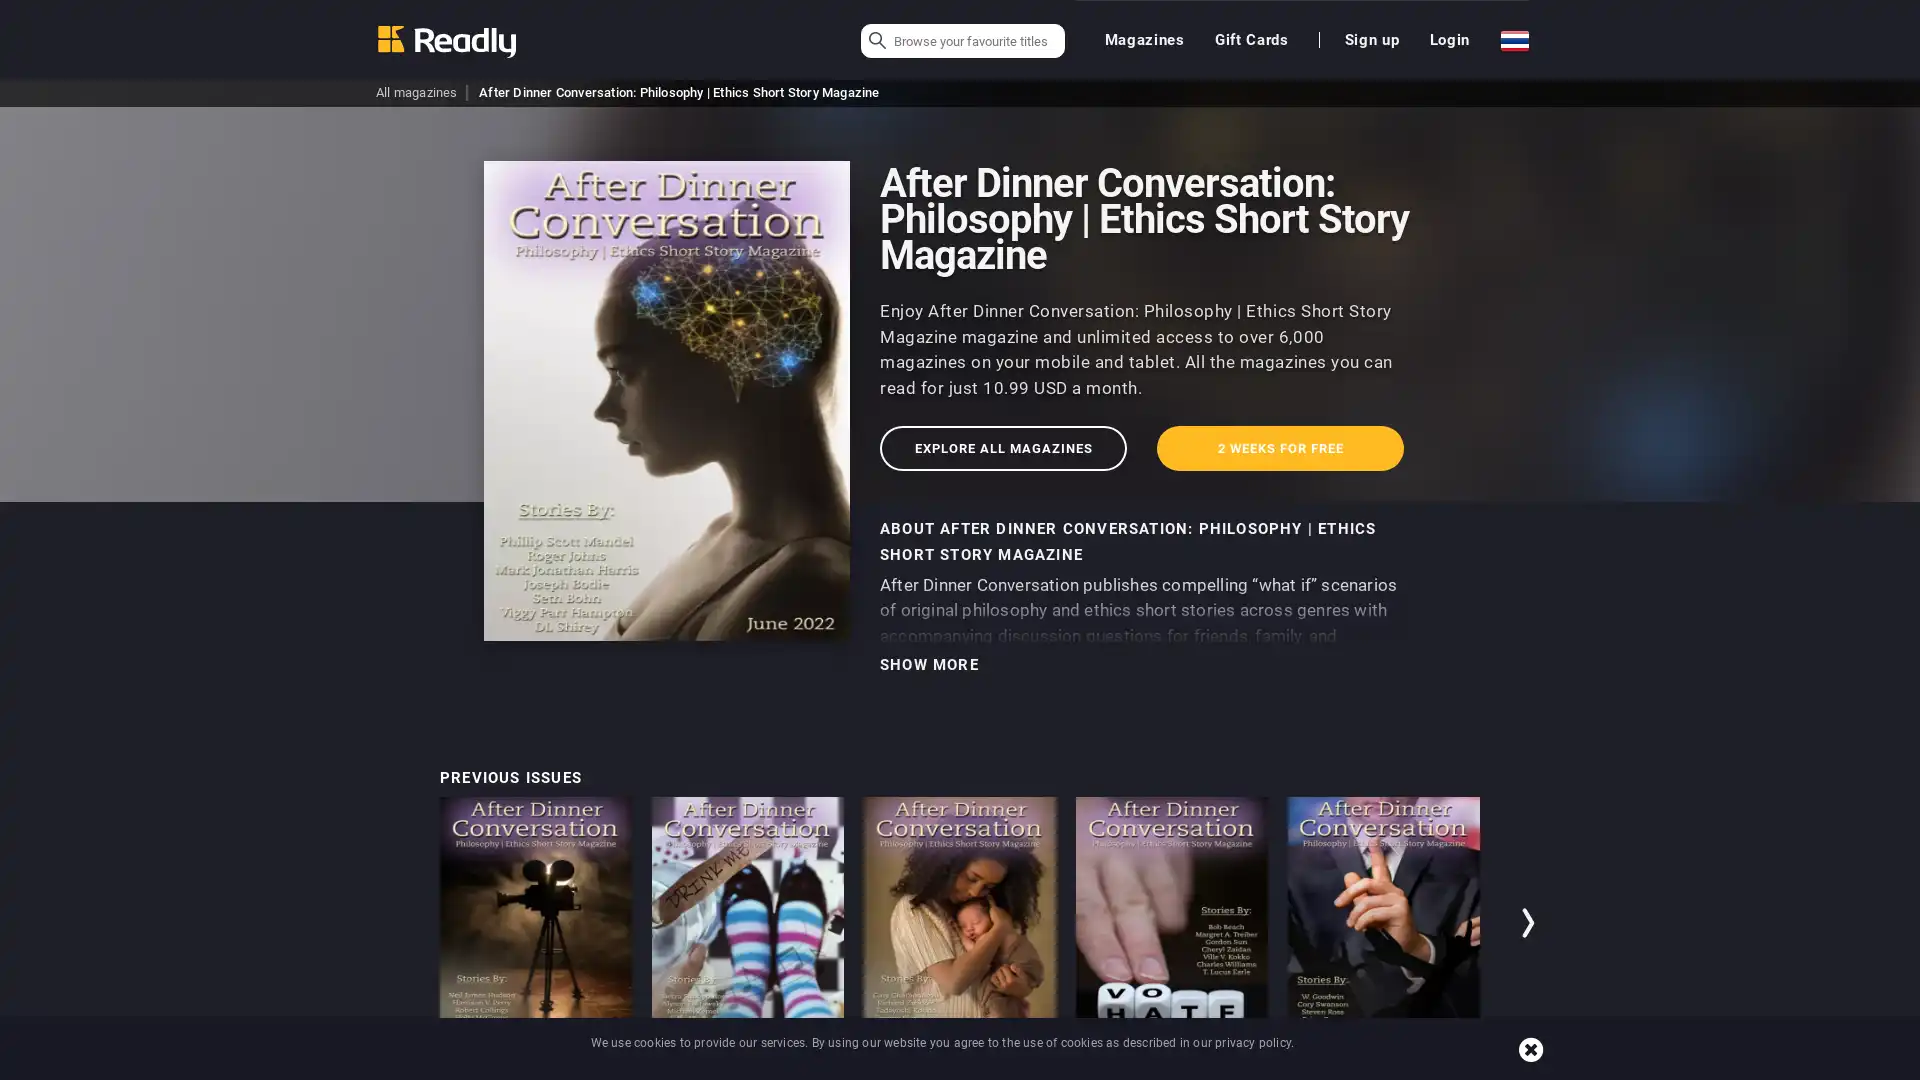 This screenshot has width=1920, height=1080. I want to click on 4, so click(1446, 1067).